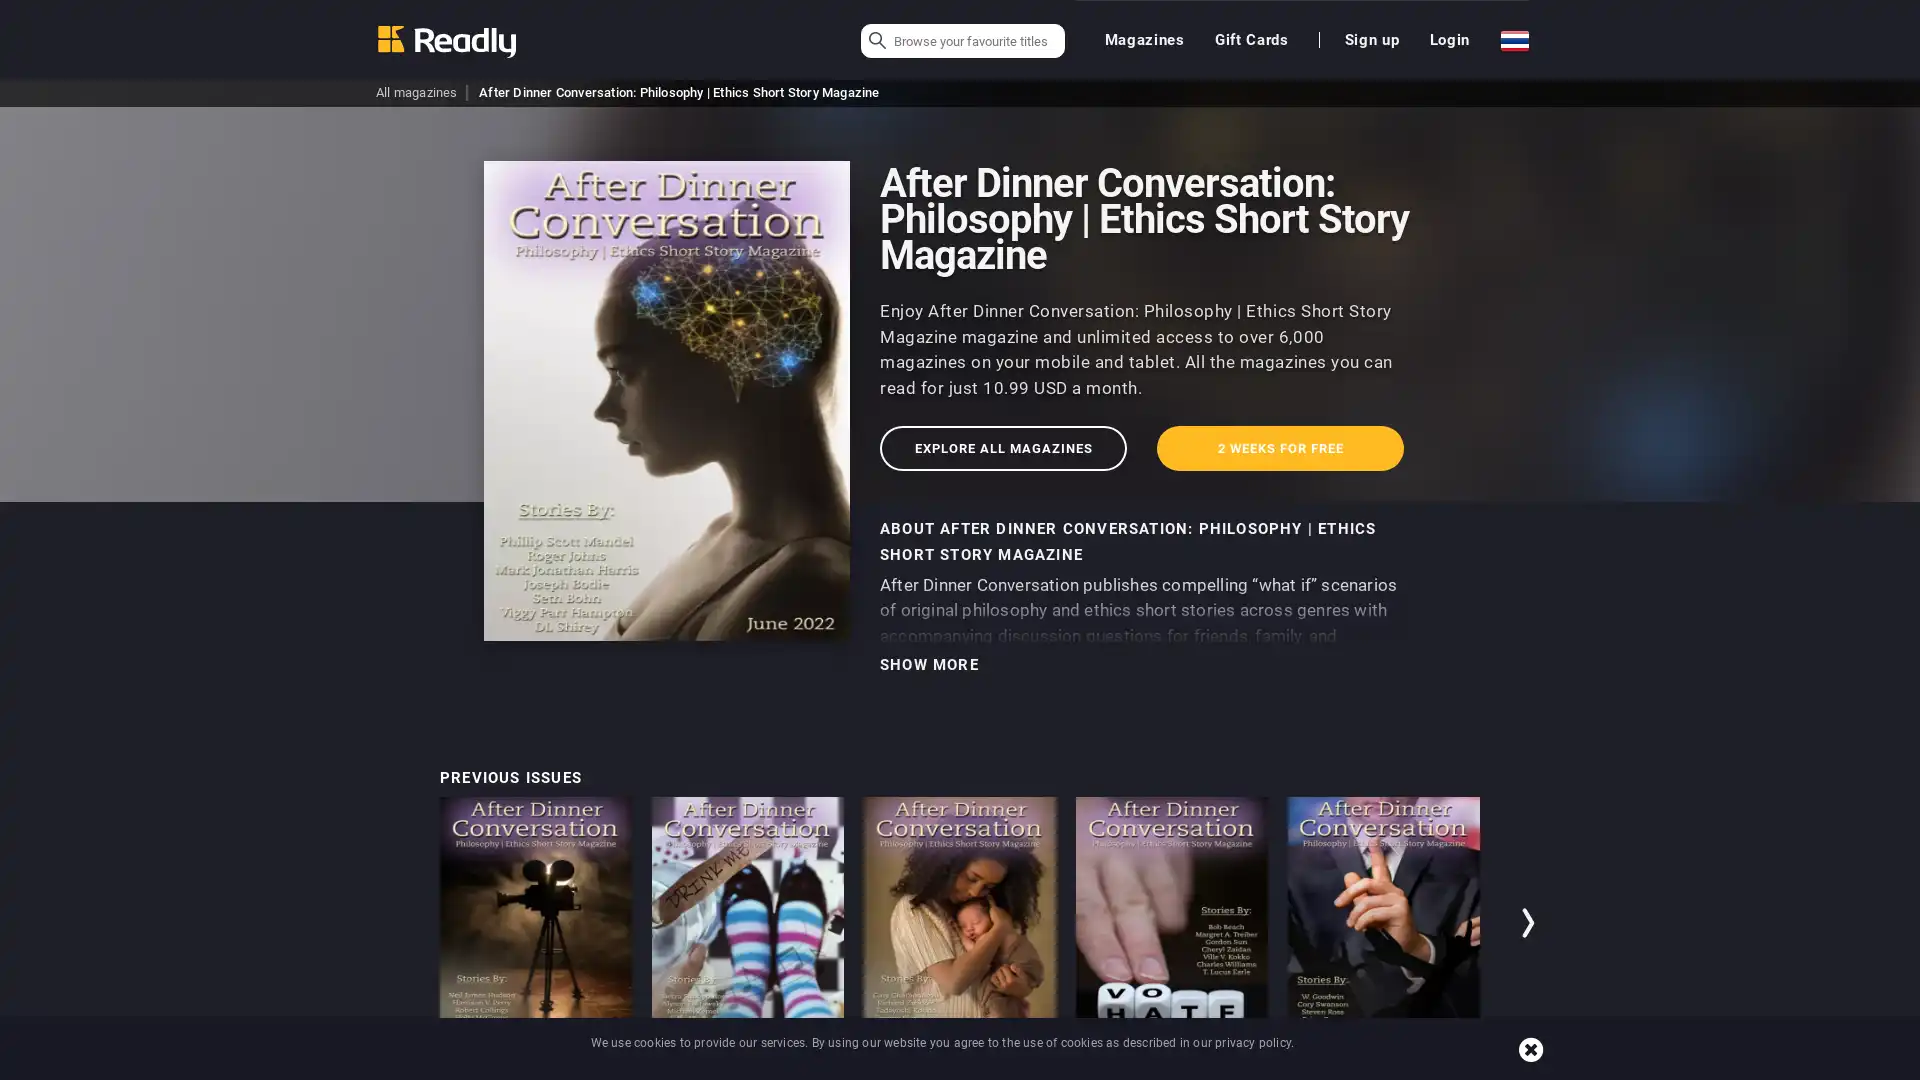 This screenshot has width=1920, height=1080. I want to click on 4, so click(1446, 1067).